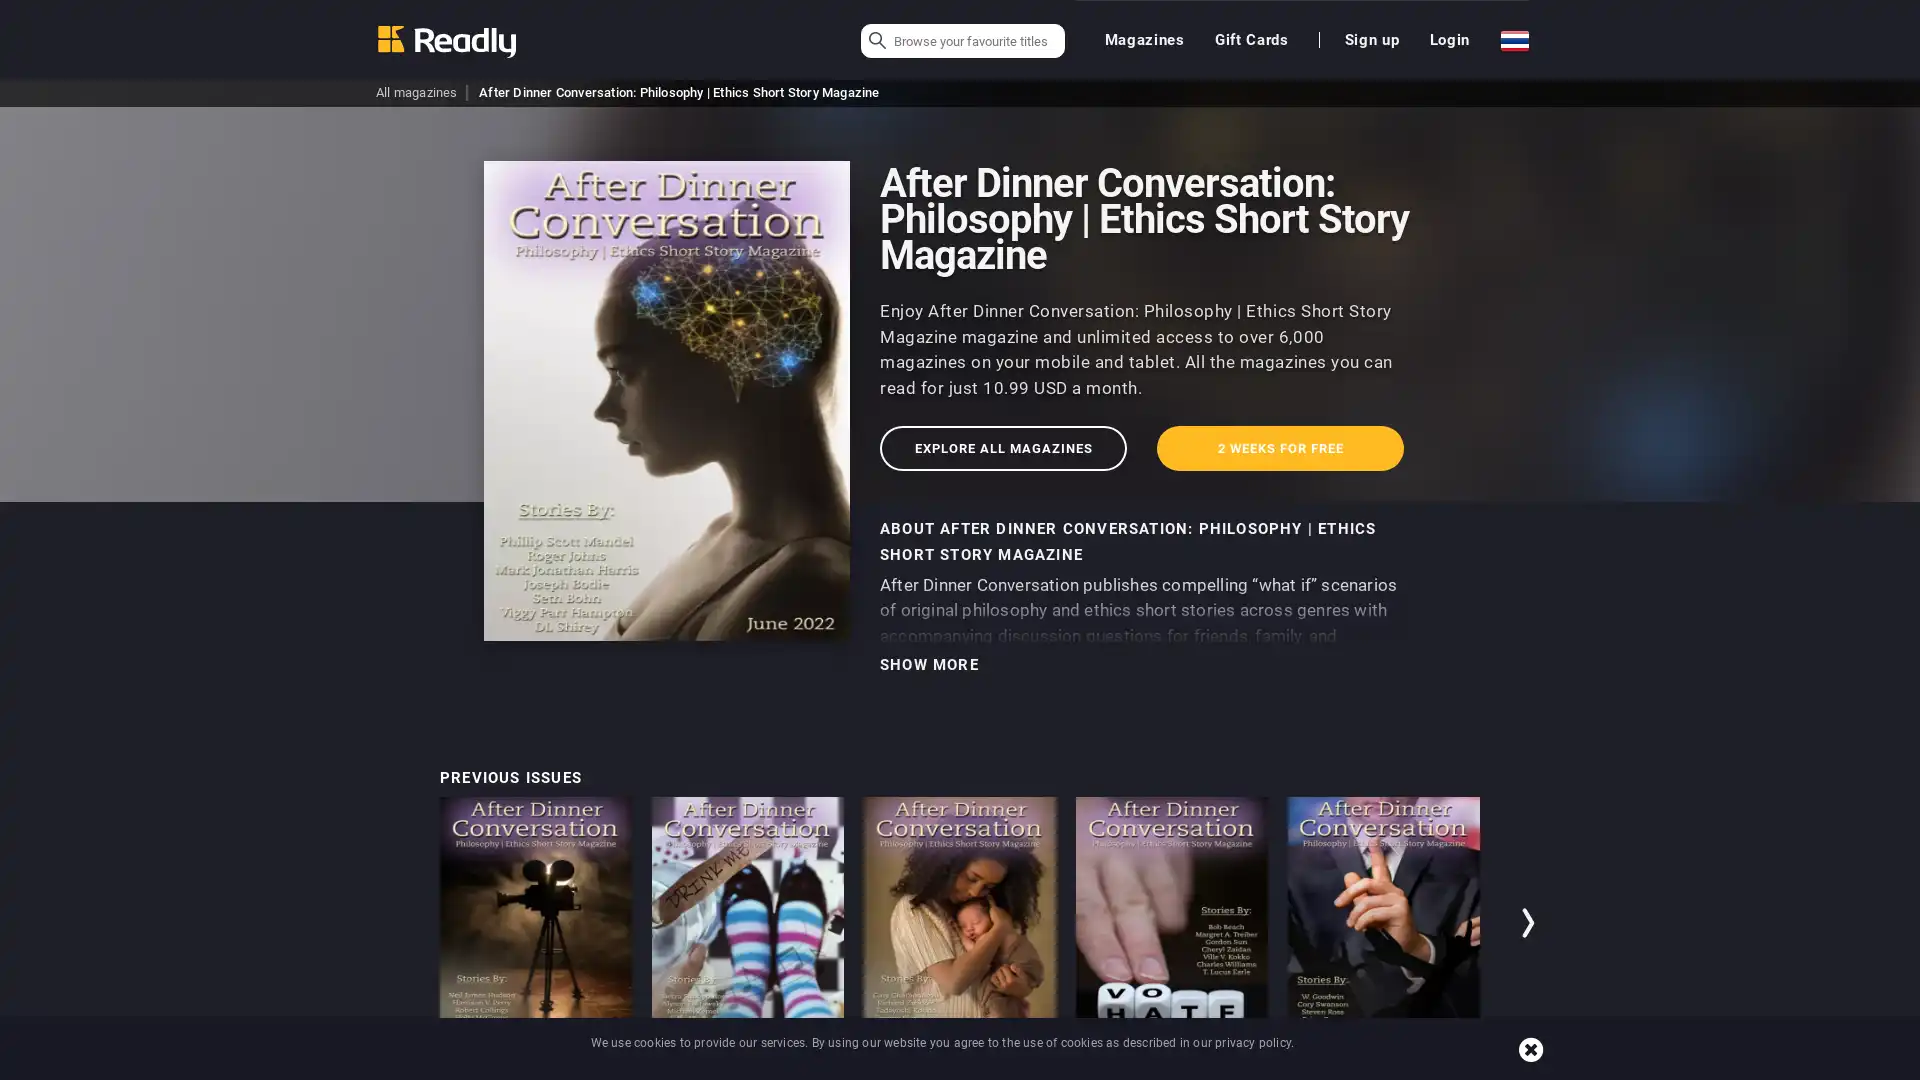 This screenshot has width=1920, height=1080. I want to click on 4, so click(1446, 1067).